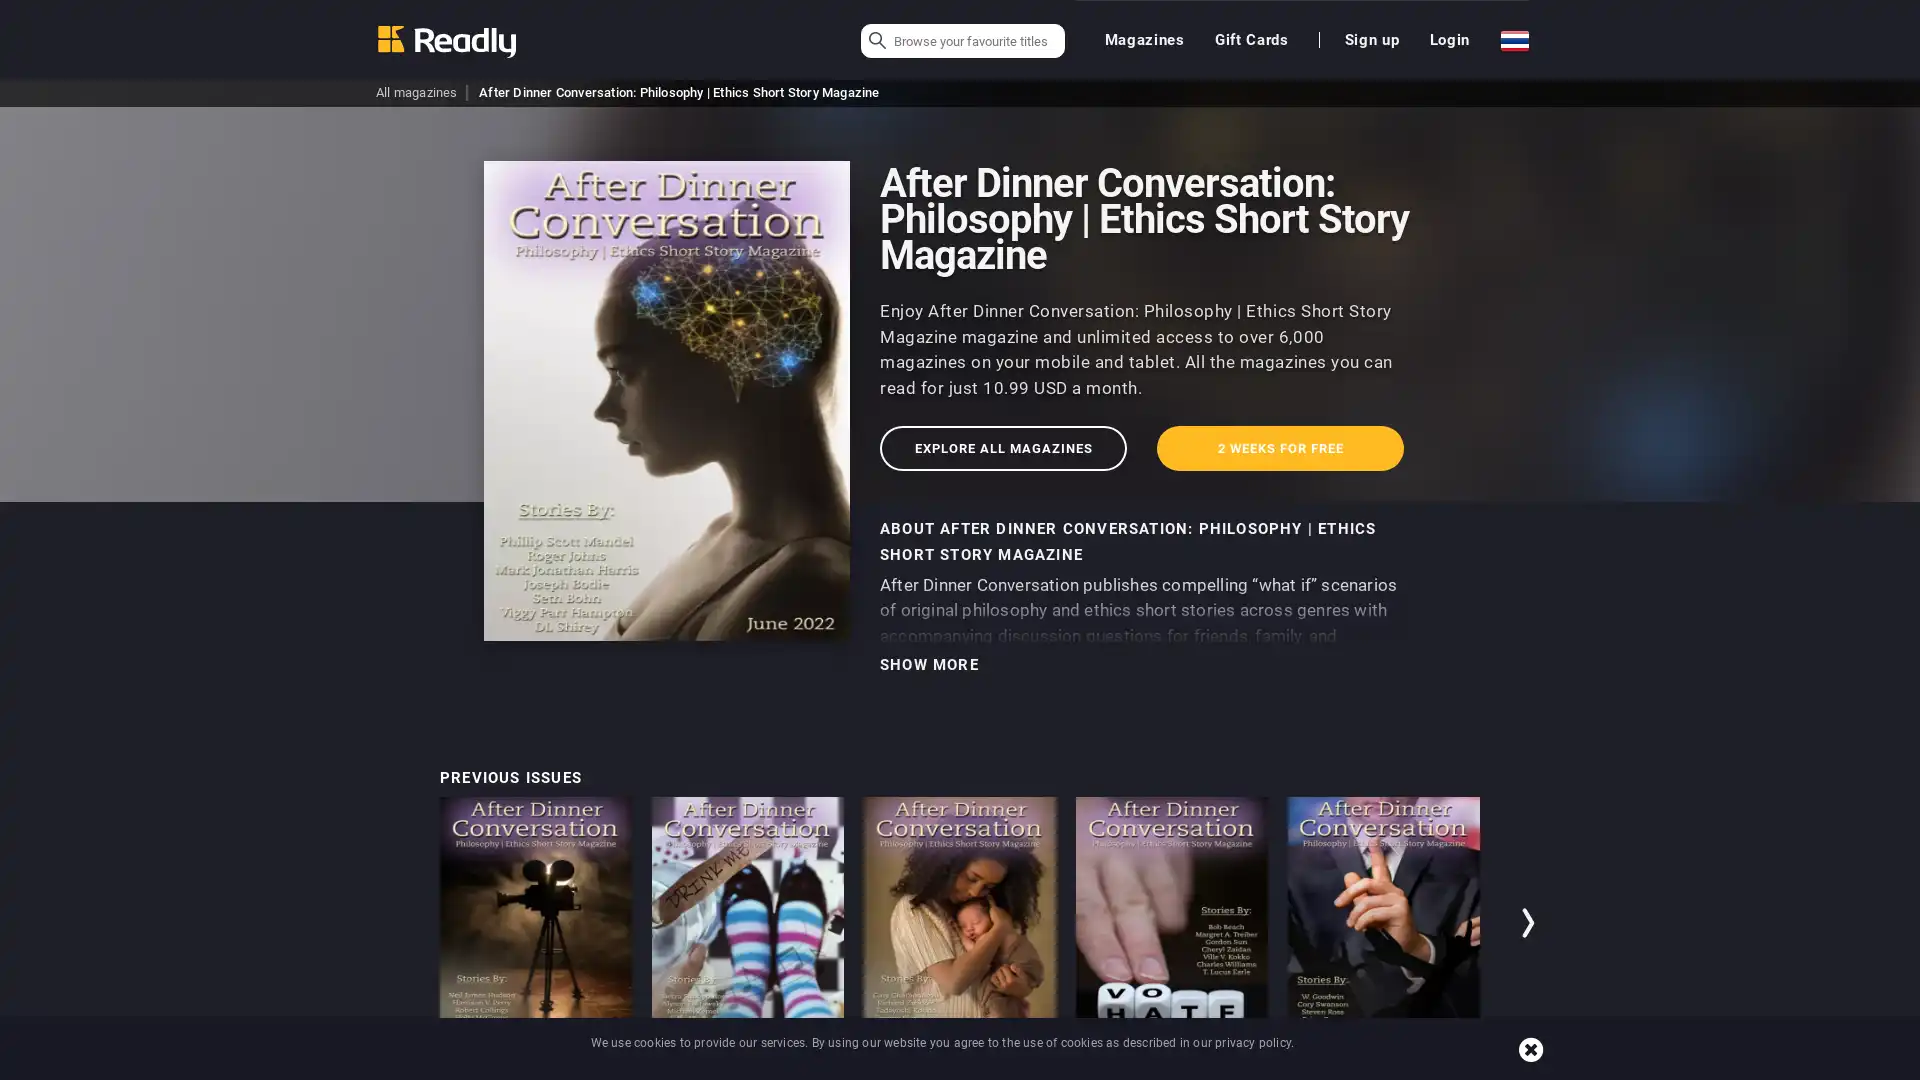 This screenshot has width=1920, height=1080. I want to click on 4, so click(1446, 1067).